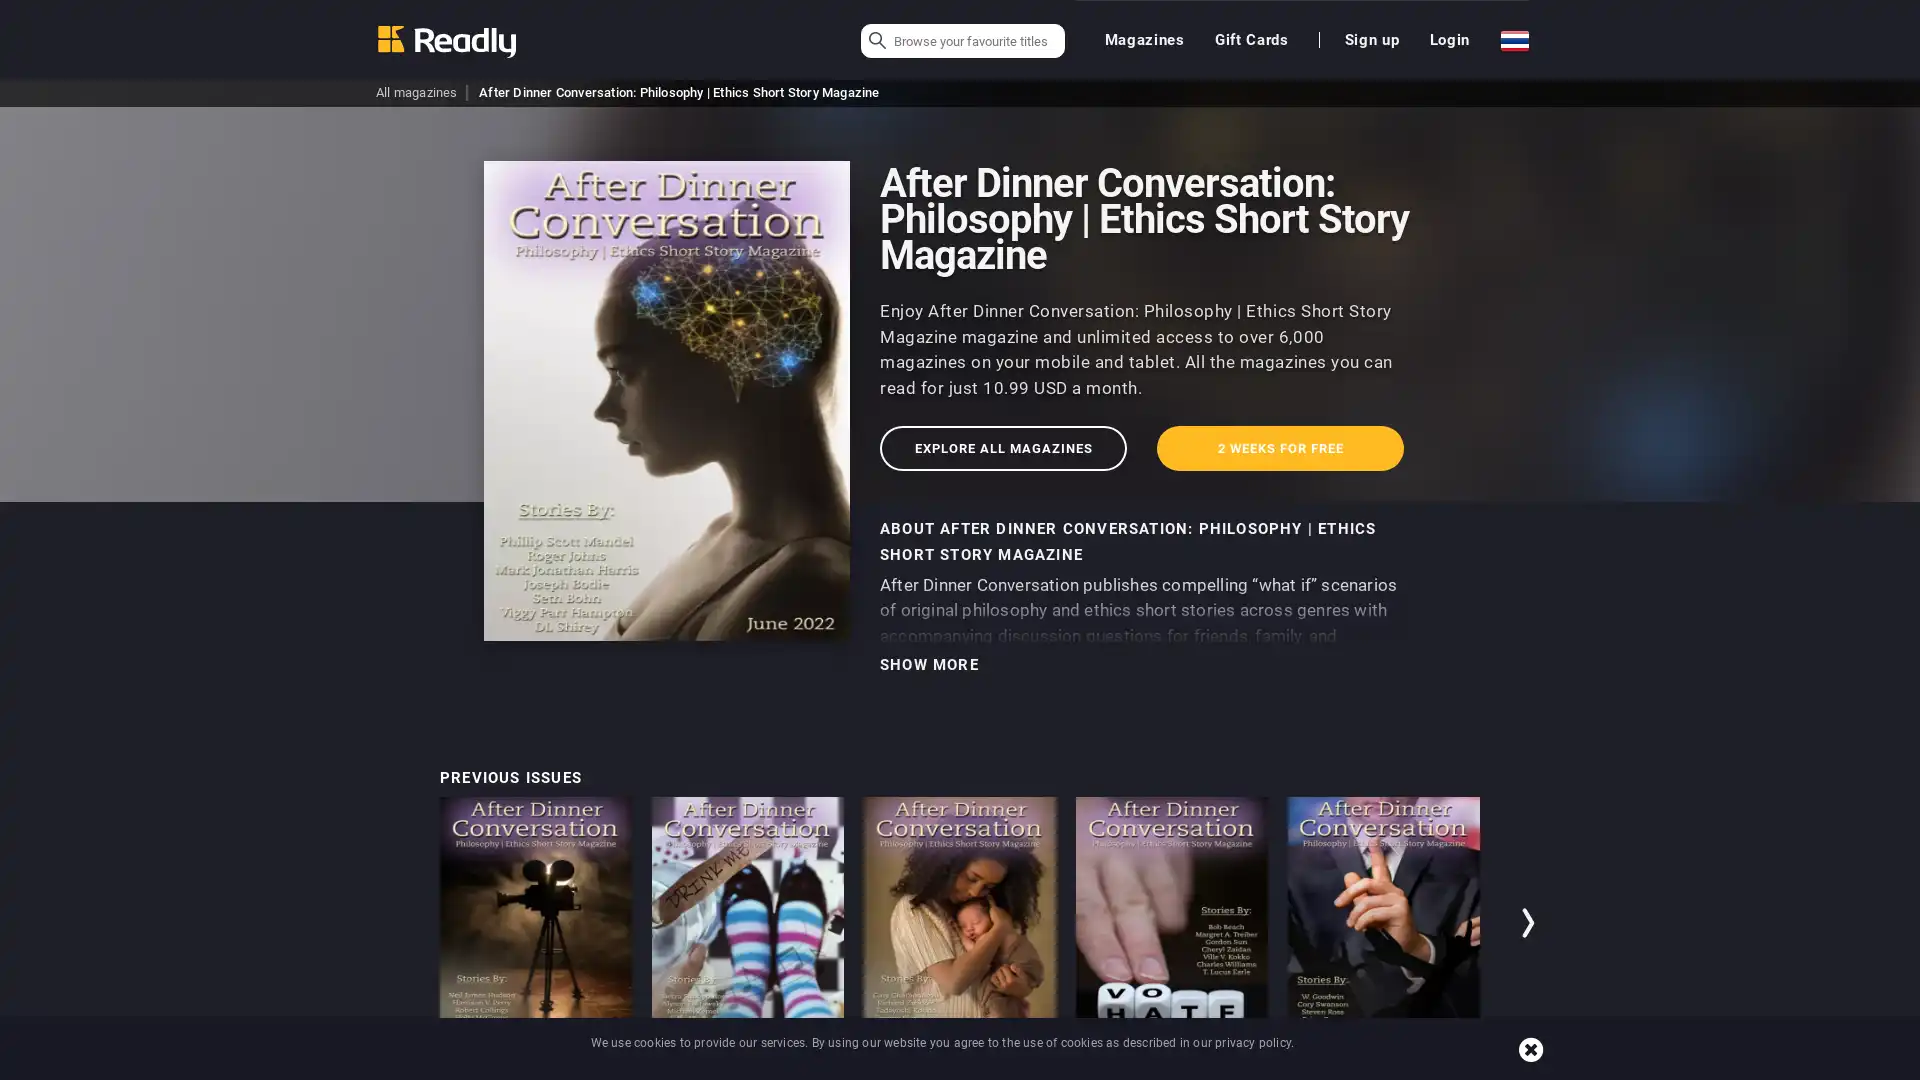 This screenshot has width=1920, height=1080. I want to click on 4, so click(1446, 1067).